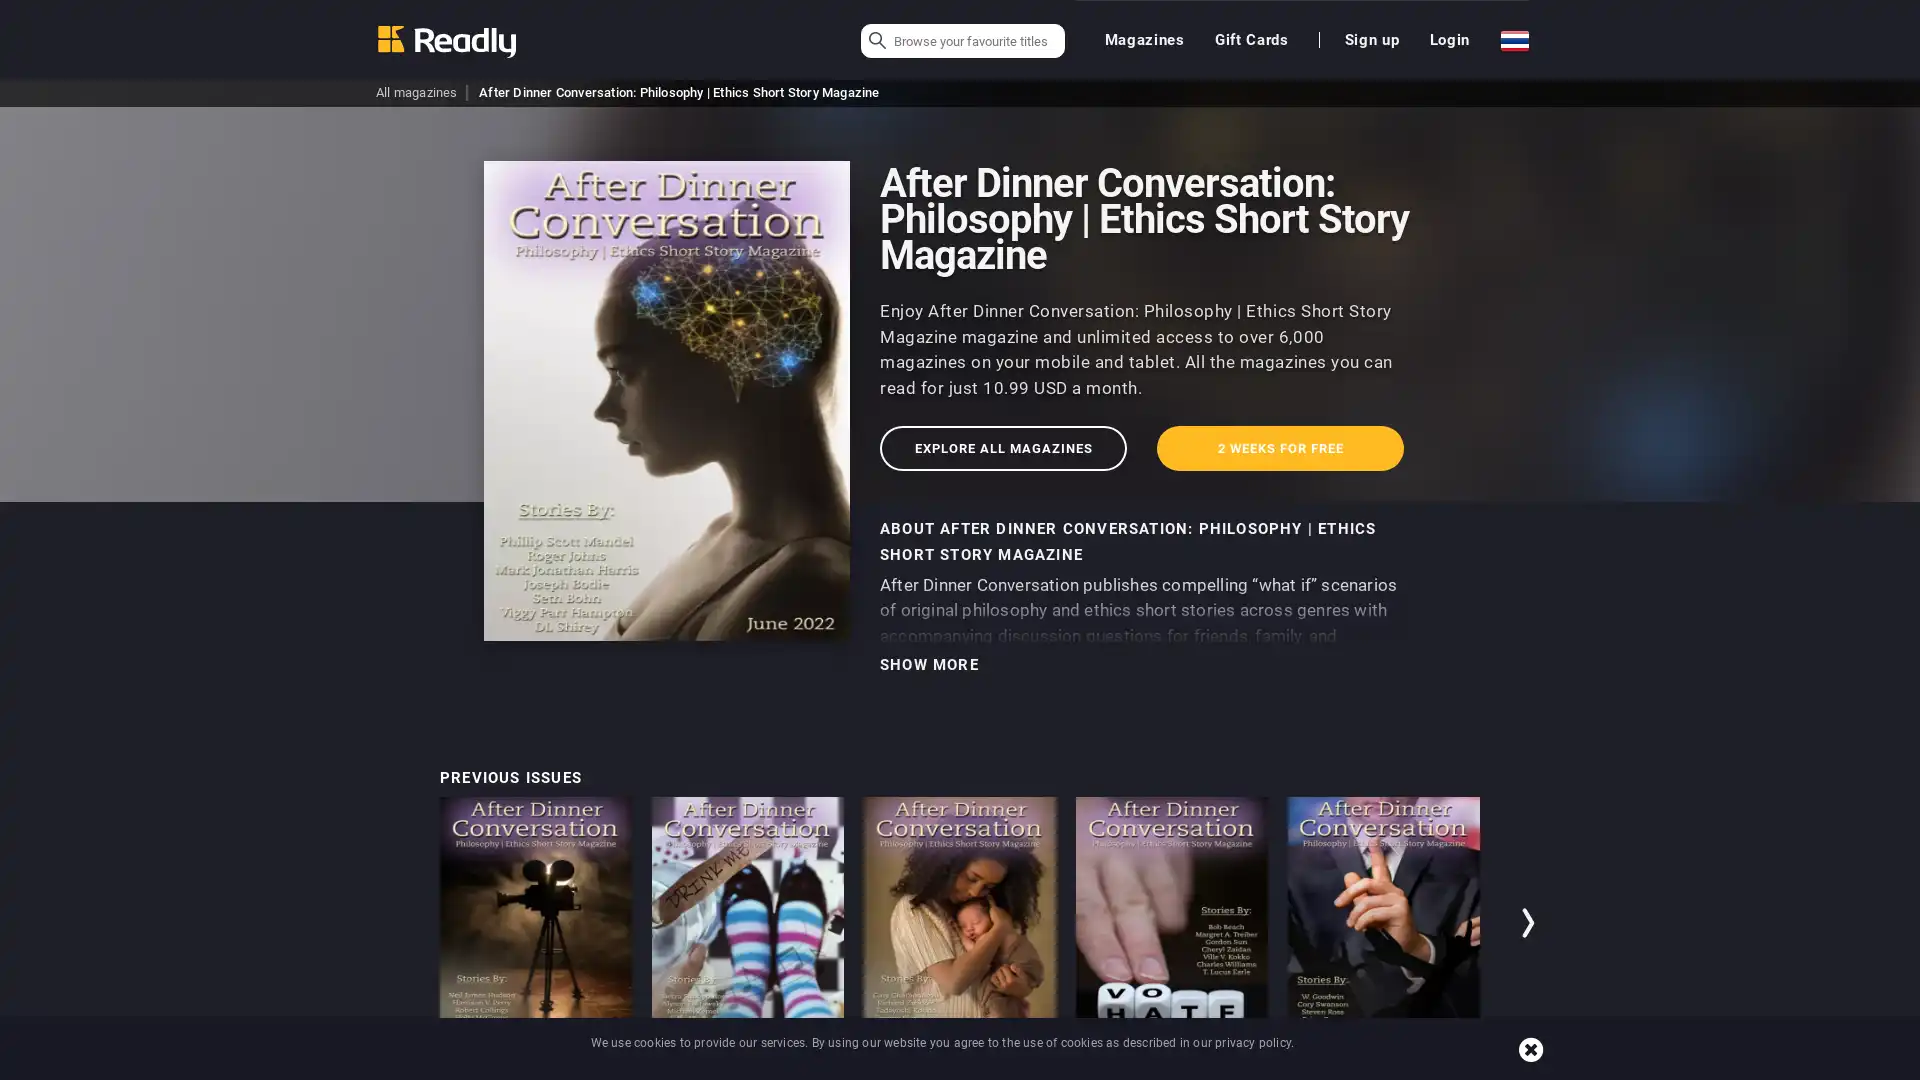 This screenshot has width=1920, height=1080. I want to click on 4, so click(1446, 1067).